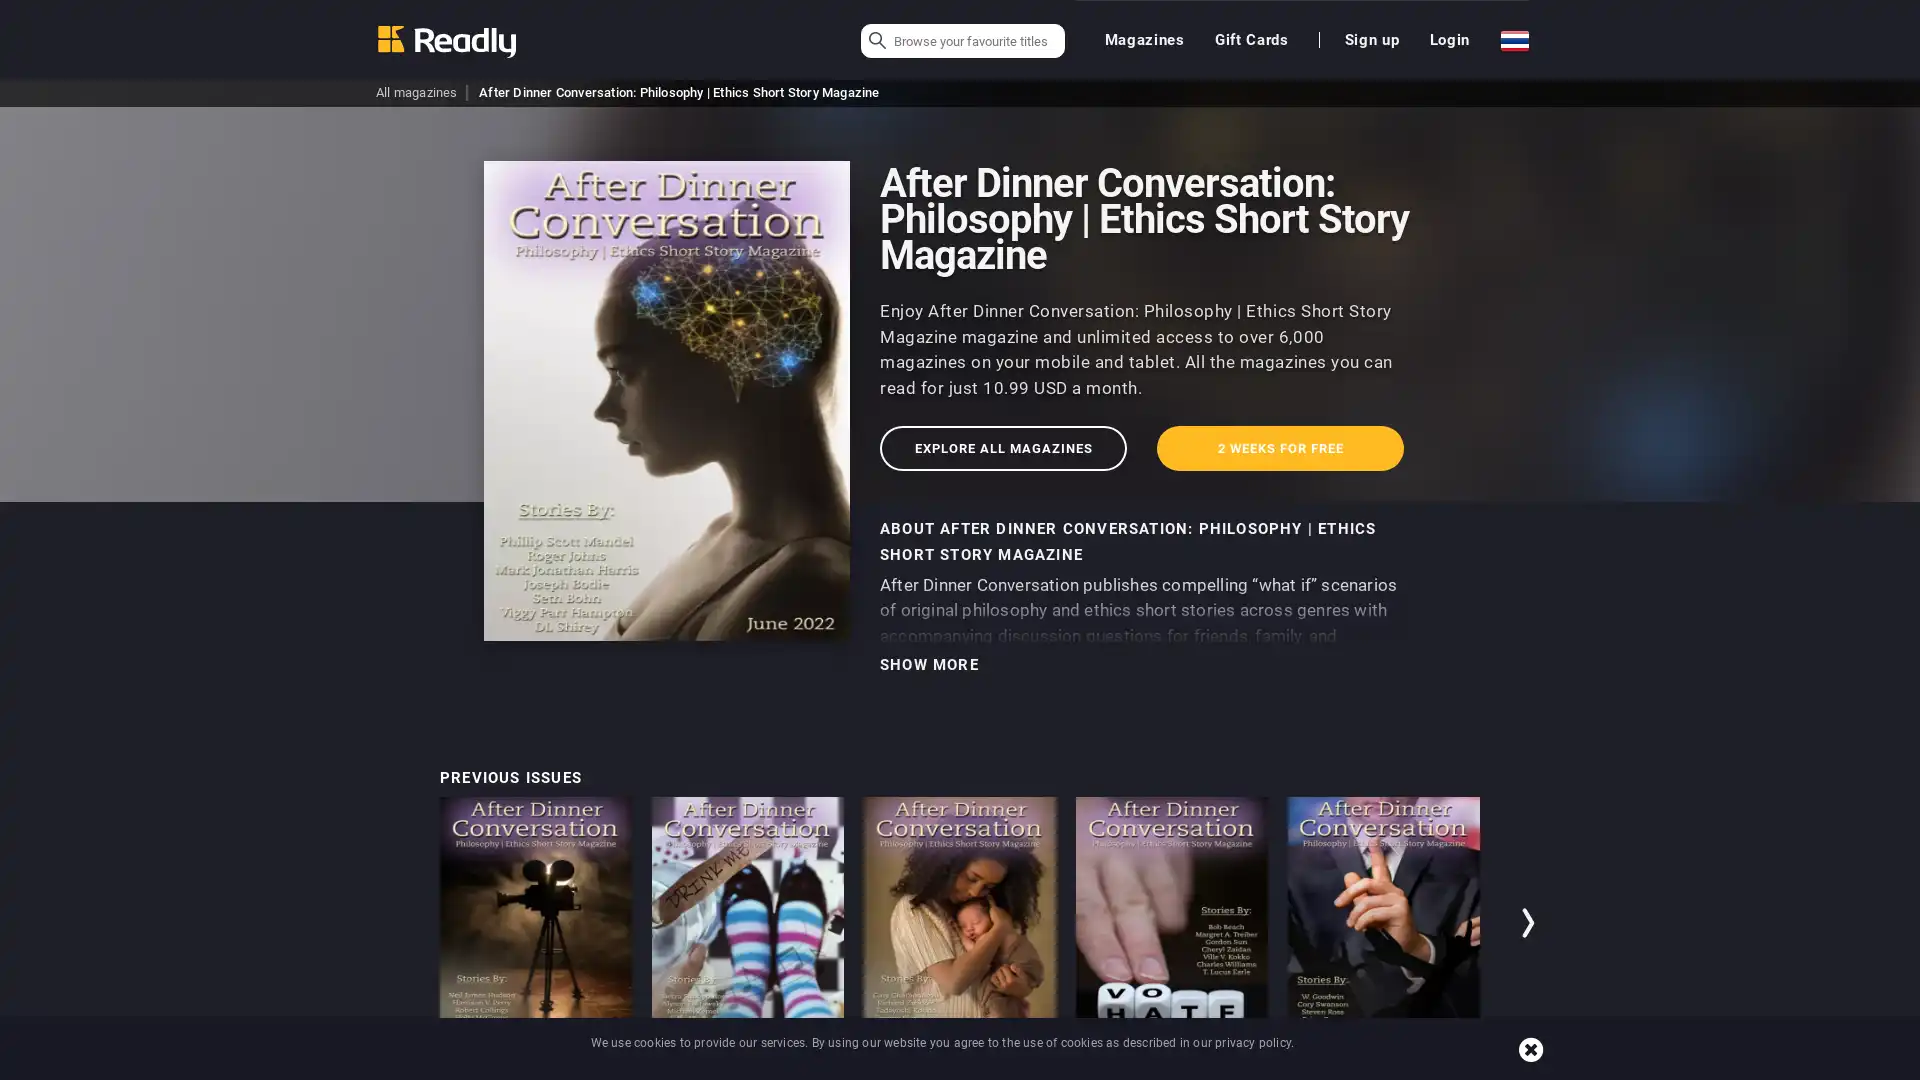 This screenshot has width=1920, height=1080. I want to click on 4, so click(1446, 1067).